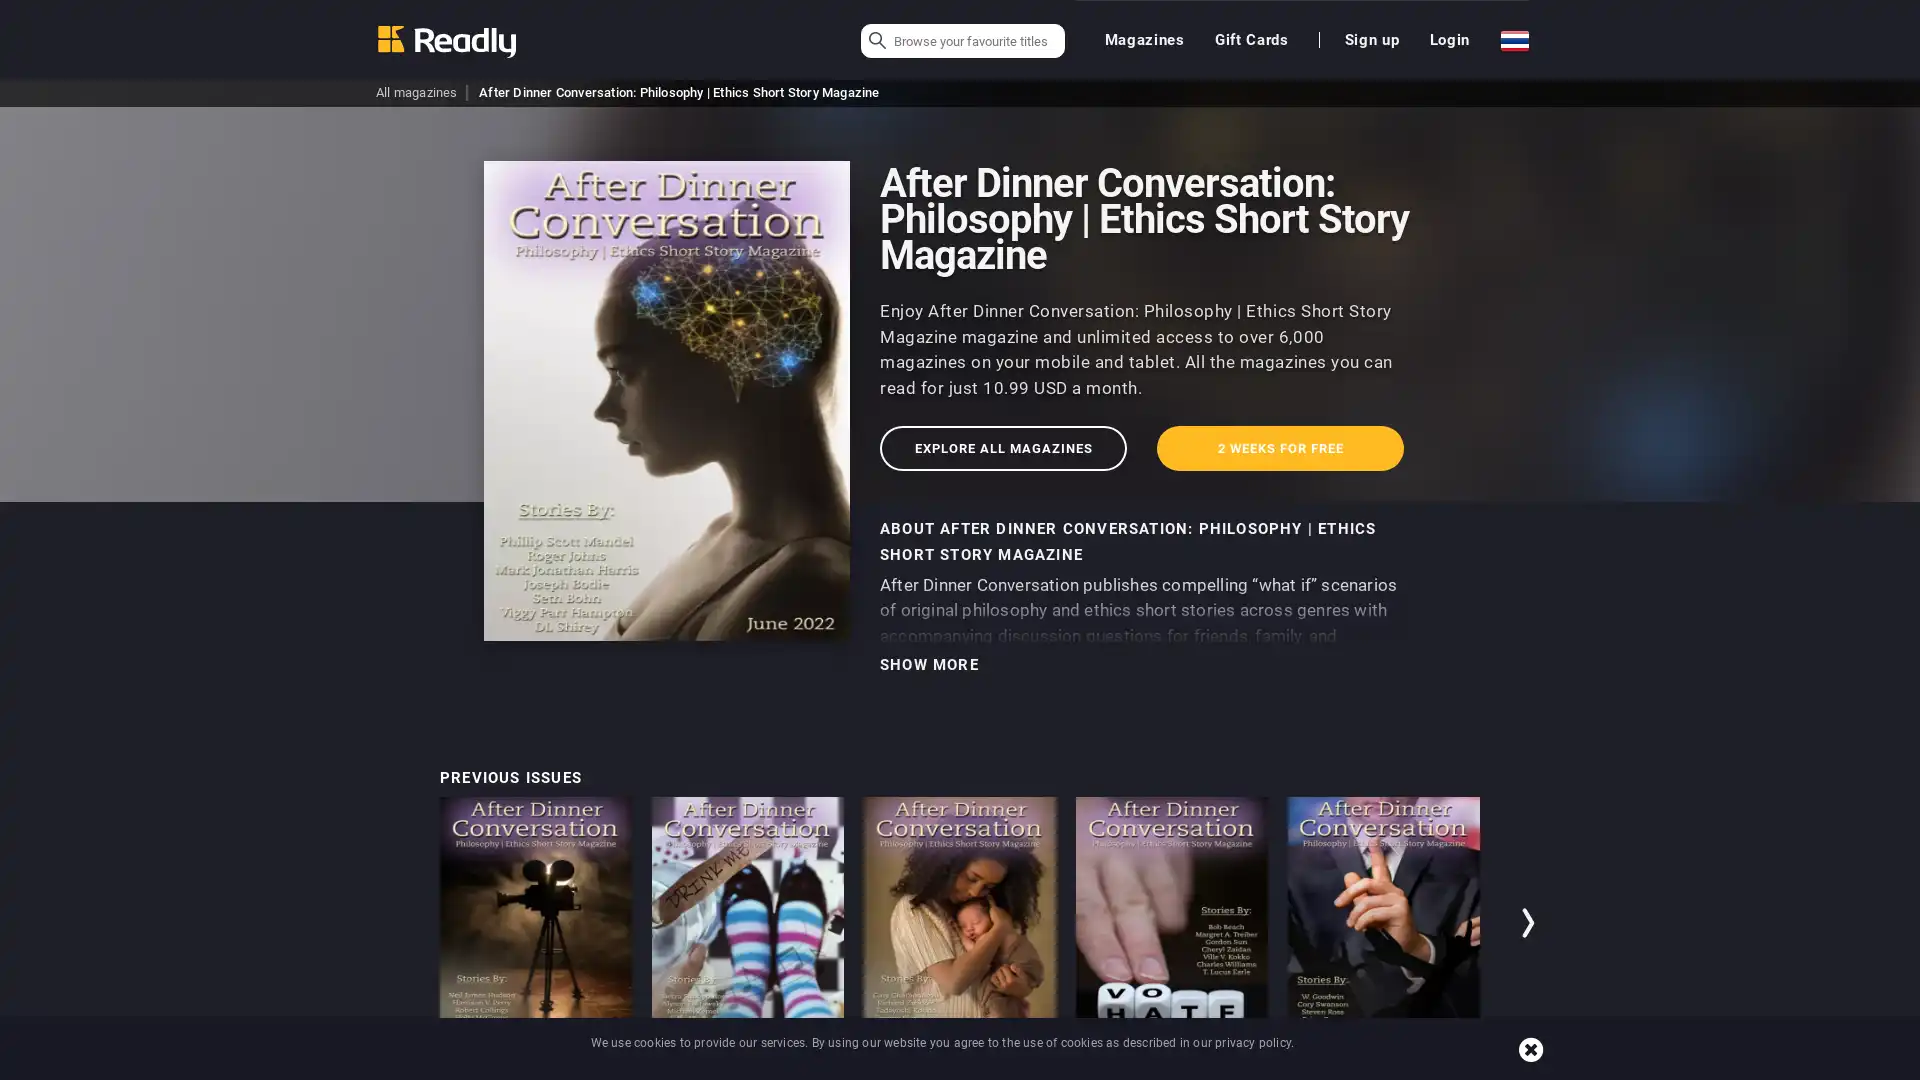 This screenshot has width=1920, height=1080. I want to click on 4, so click(1446, 1067).